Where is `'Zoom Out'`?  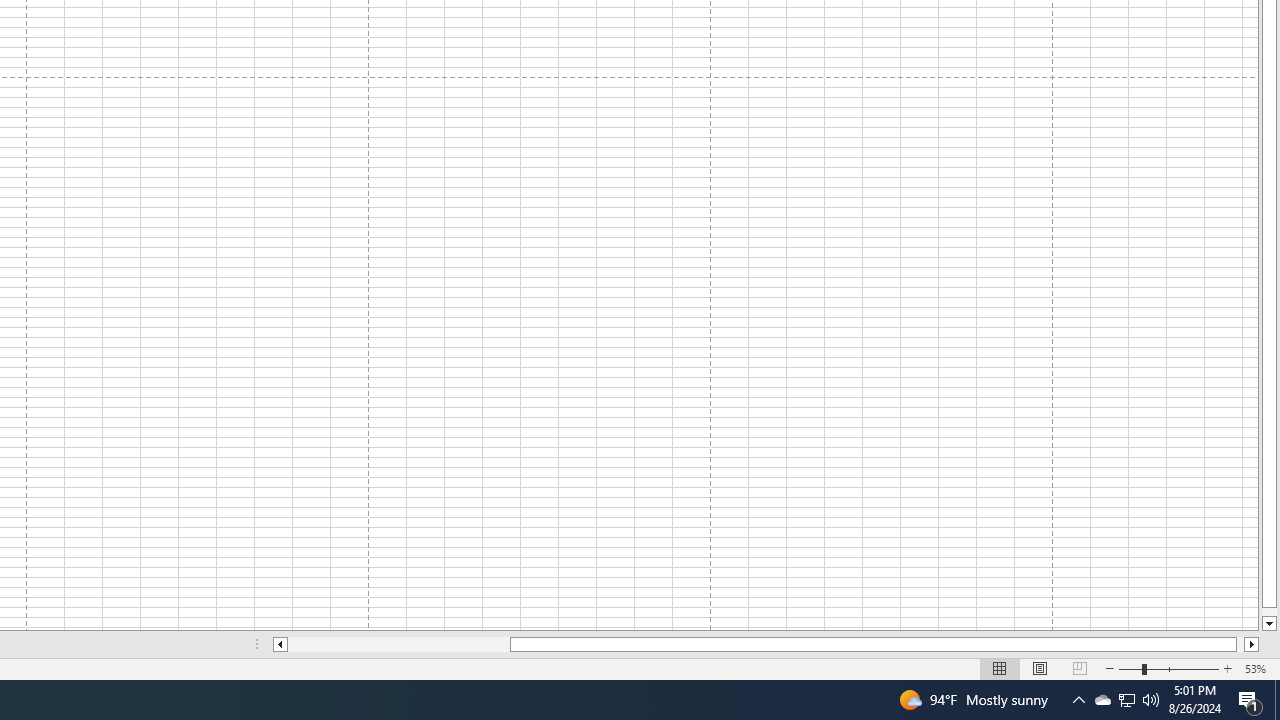 'Zoom Out' is located at coordinates (1130, 669).